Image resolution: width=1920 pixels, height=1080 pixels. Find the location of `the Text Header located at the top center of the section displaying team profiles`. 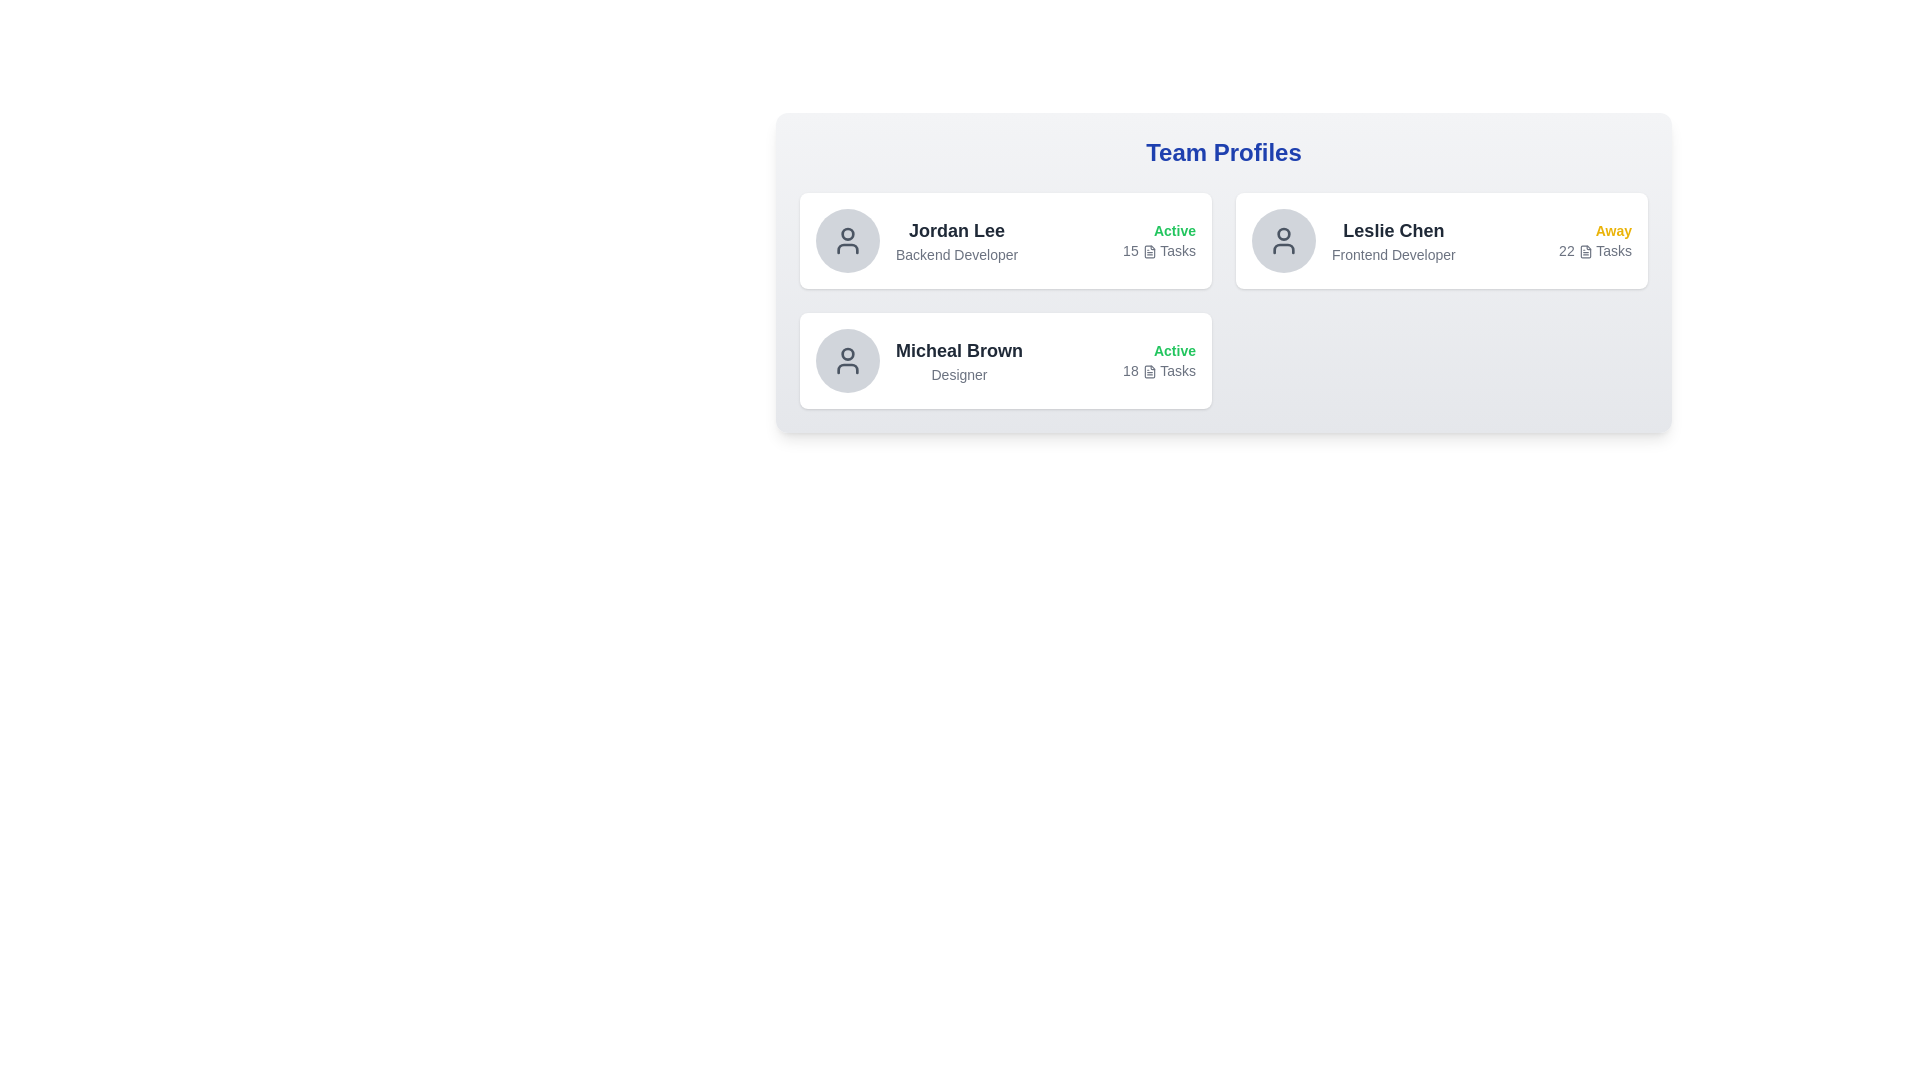

the Text Header located at the top center of the section displaying team profiles is located at coordinates (1223, 152).